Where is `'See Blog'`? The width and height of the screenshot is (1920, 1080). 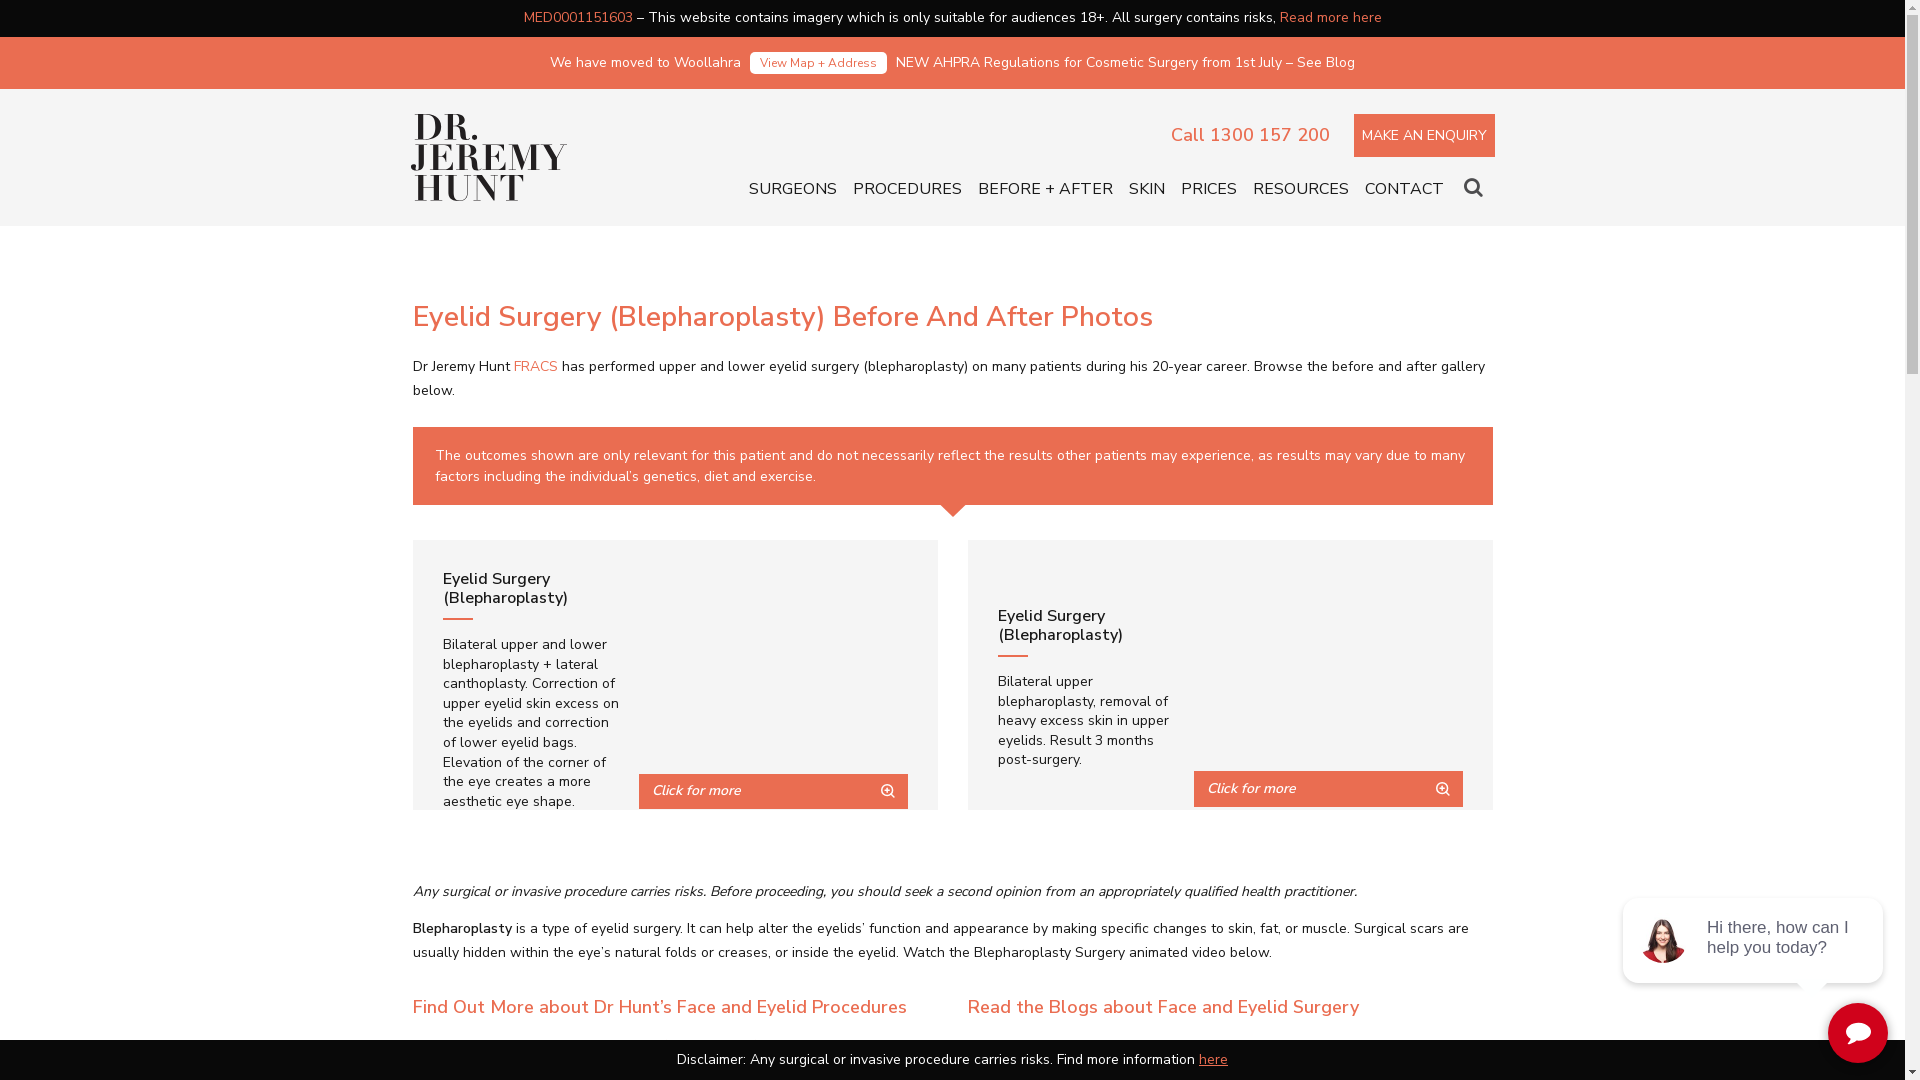
'See Blog' is located at coordinates (1296, 61).